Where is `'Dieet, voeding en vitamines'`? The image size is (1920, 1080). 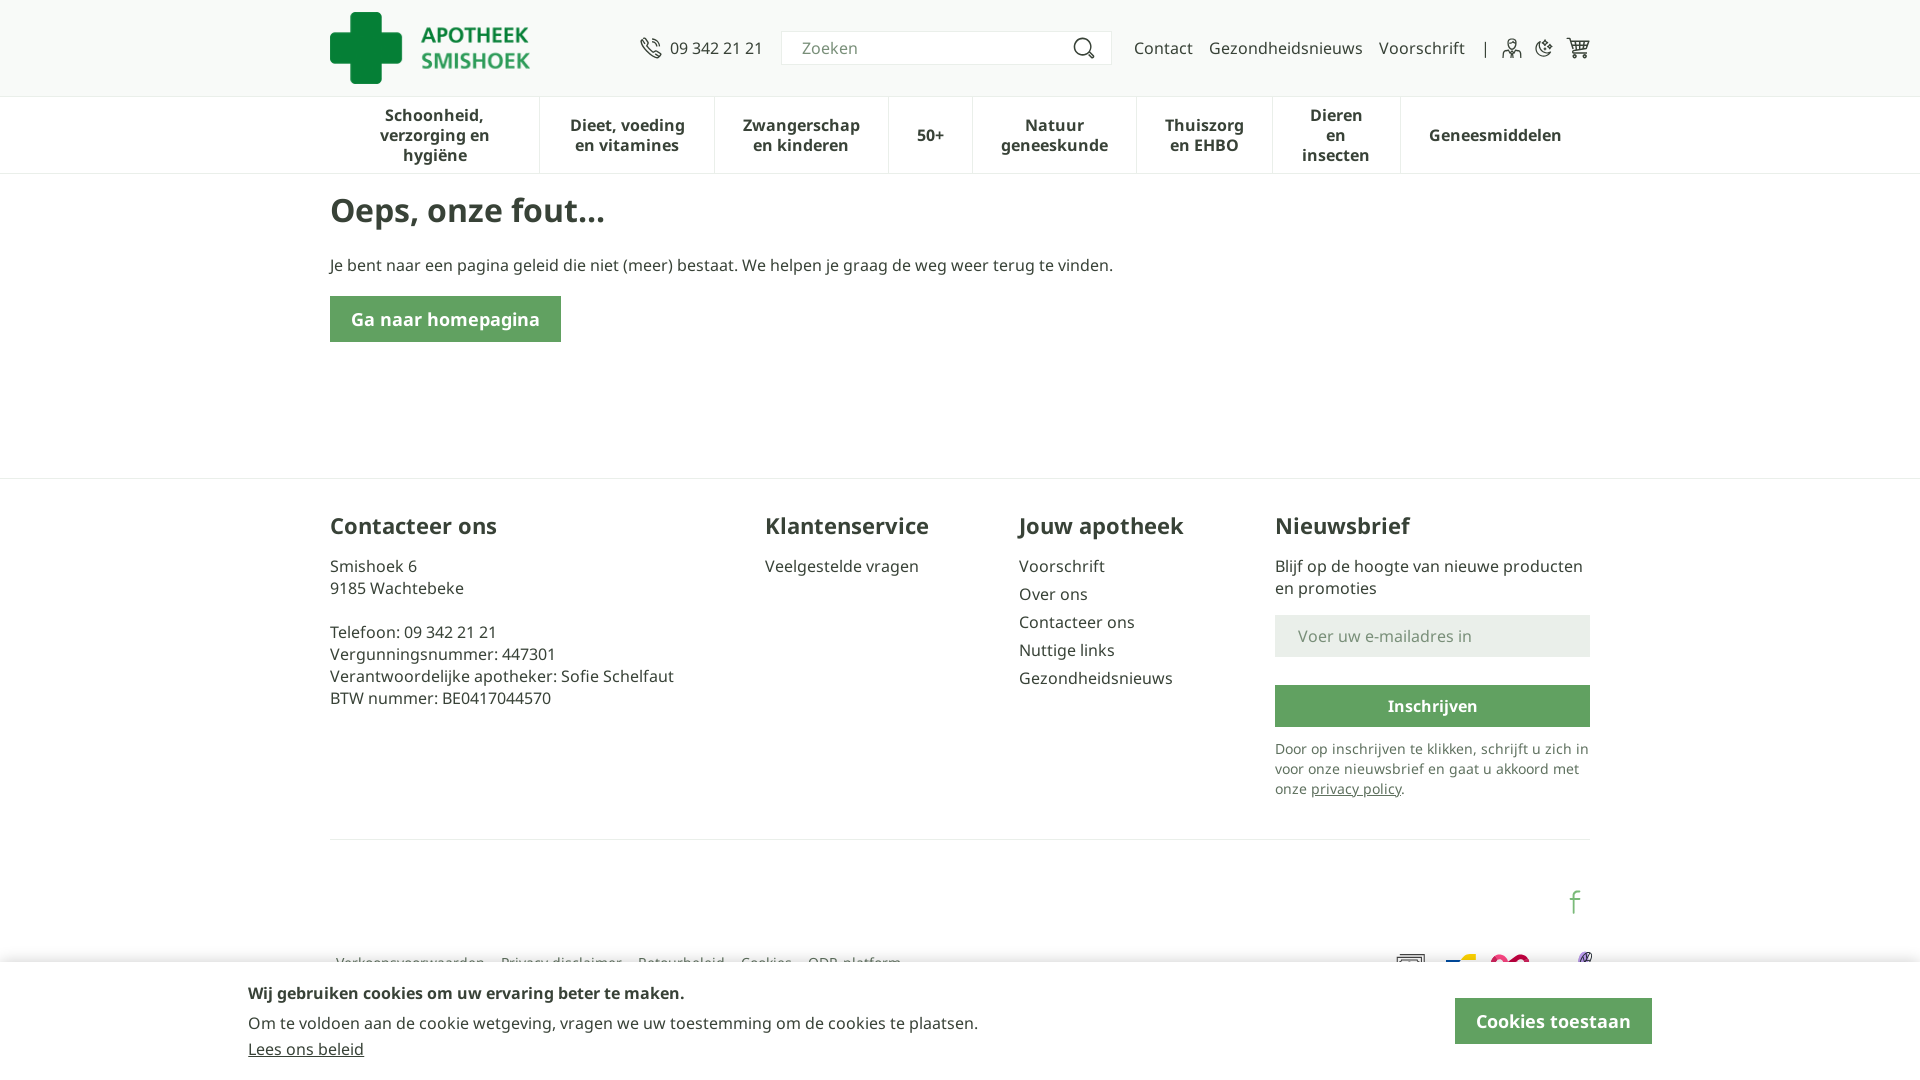 'Dieet, voeding en vitamines' is located at coordinates (625, 132).